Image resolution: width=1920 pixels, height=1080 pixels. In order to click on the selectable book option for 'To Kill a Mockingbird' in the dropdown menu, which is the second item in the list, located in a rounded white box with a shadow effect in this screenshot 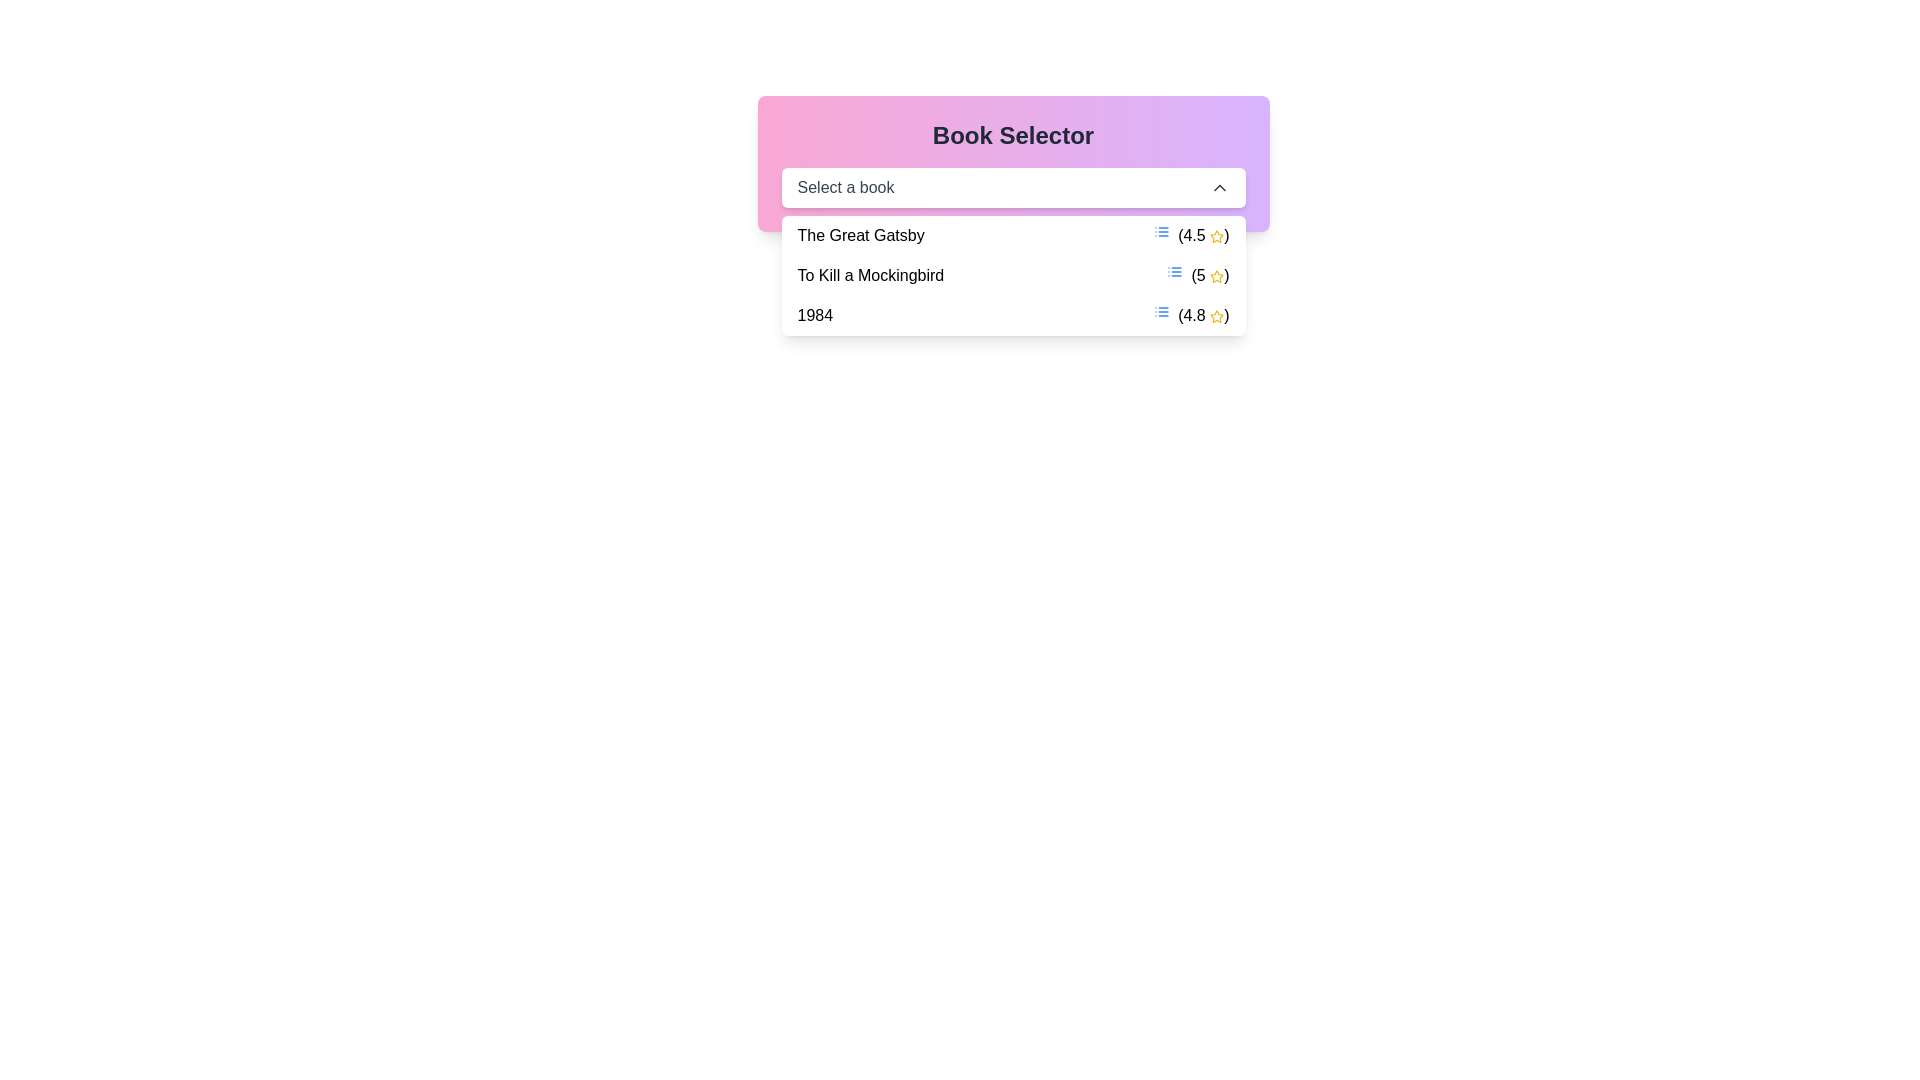, I will do `click(1013, 276)`.